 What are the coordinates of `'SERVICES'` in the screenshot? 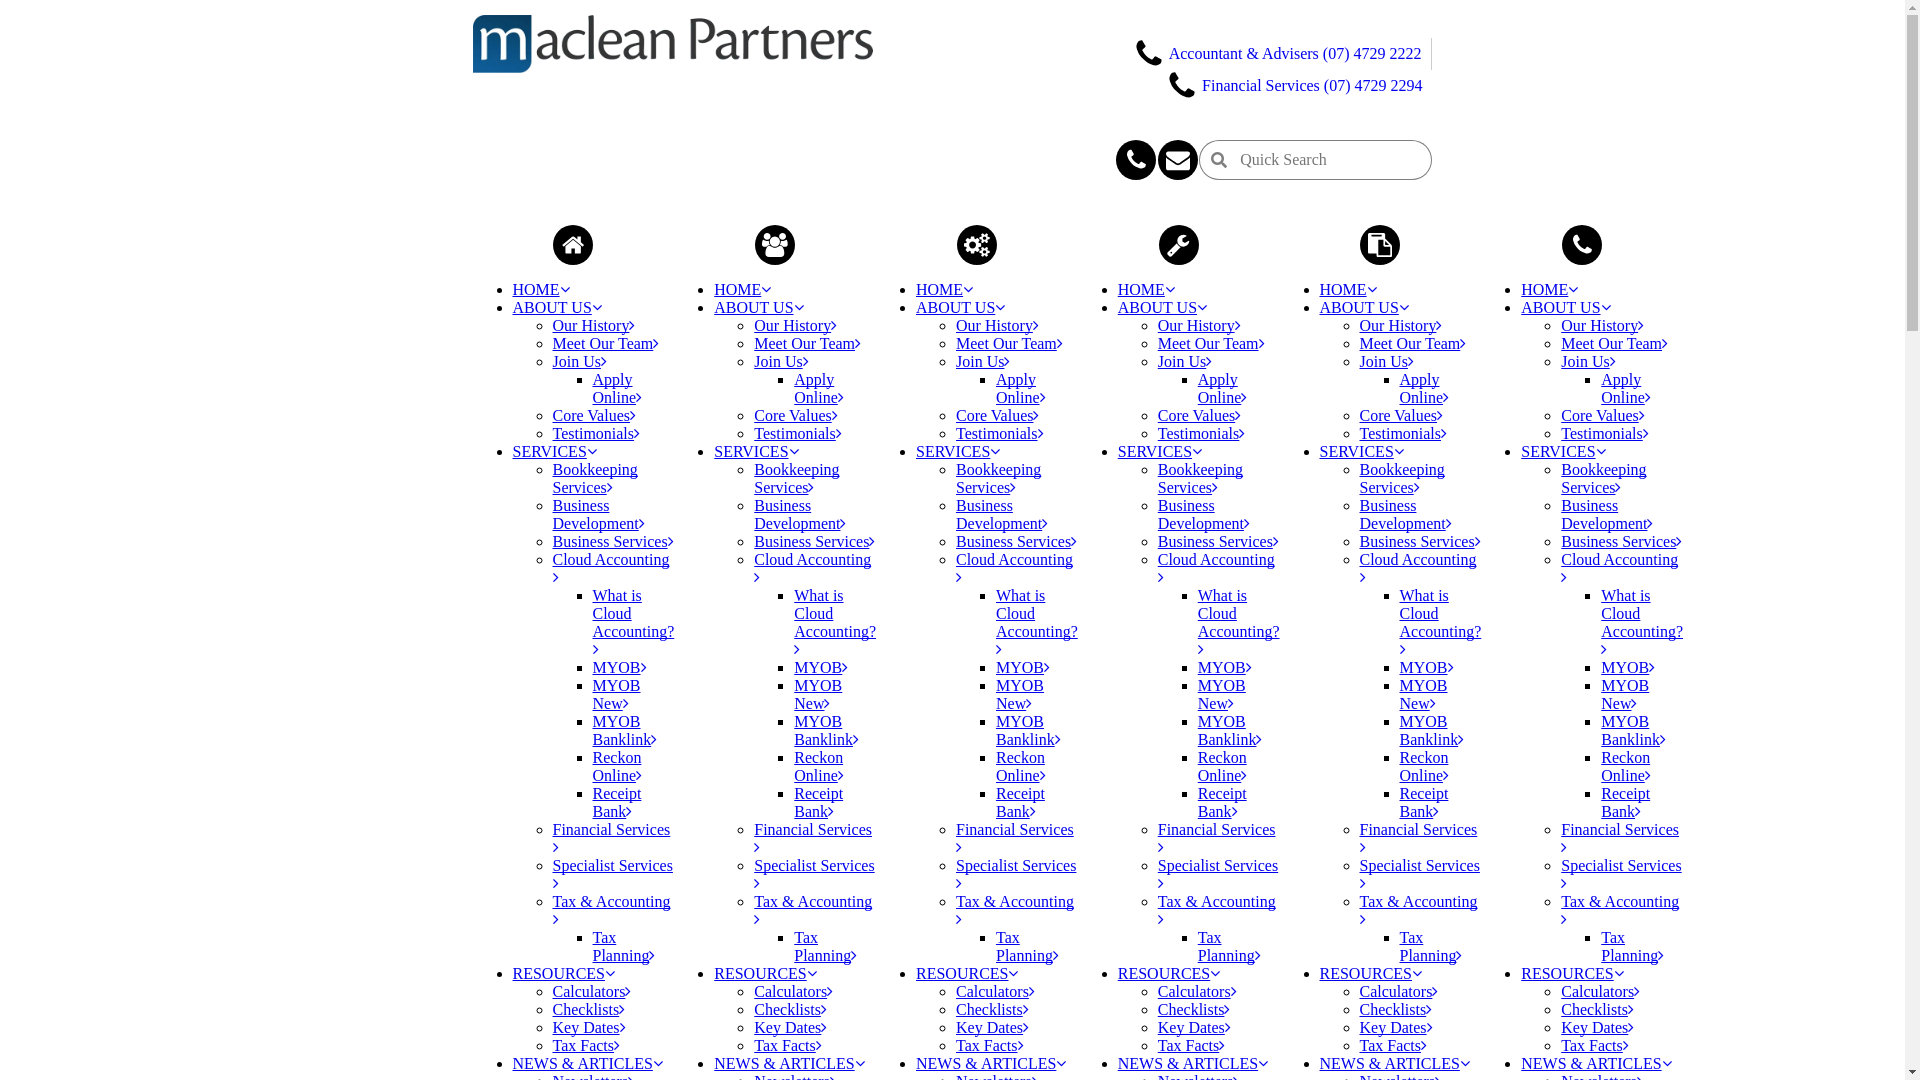 It's located at (1562, 451).